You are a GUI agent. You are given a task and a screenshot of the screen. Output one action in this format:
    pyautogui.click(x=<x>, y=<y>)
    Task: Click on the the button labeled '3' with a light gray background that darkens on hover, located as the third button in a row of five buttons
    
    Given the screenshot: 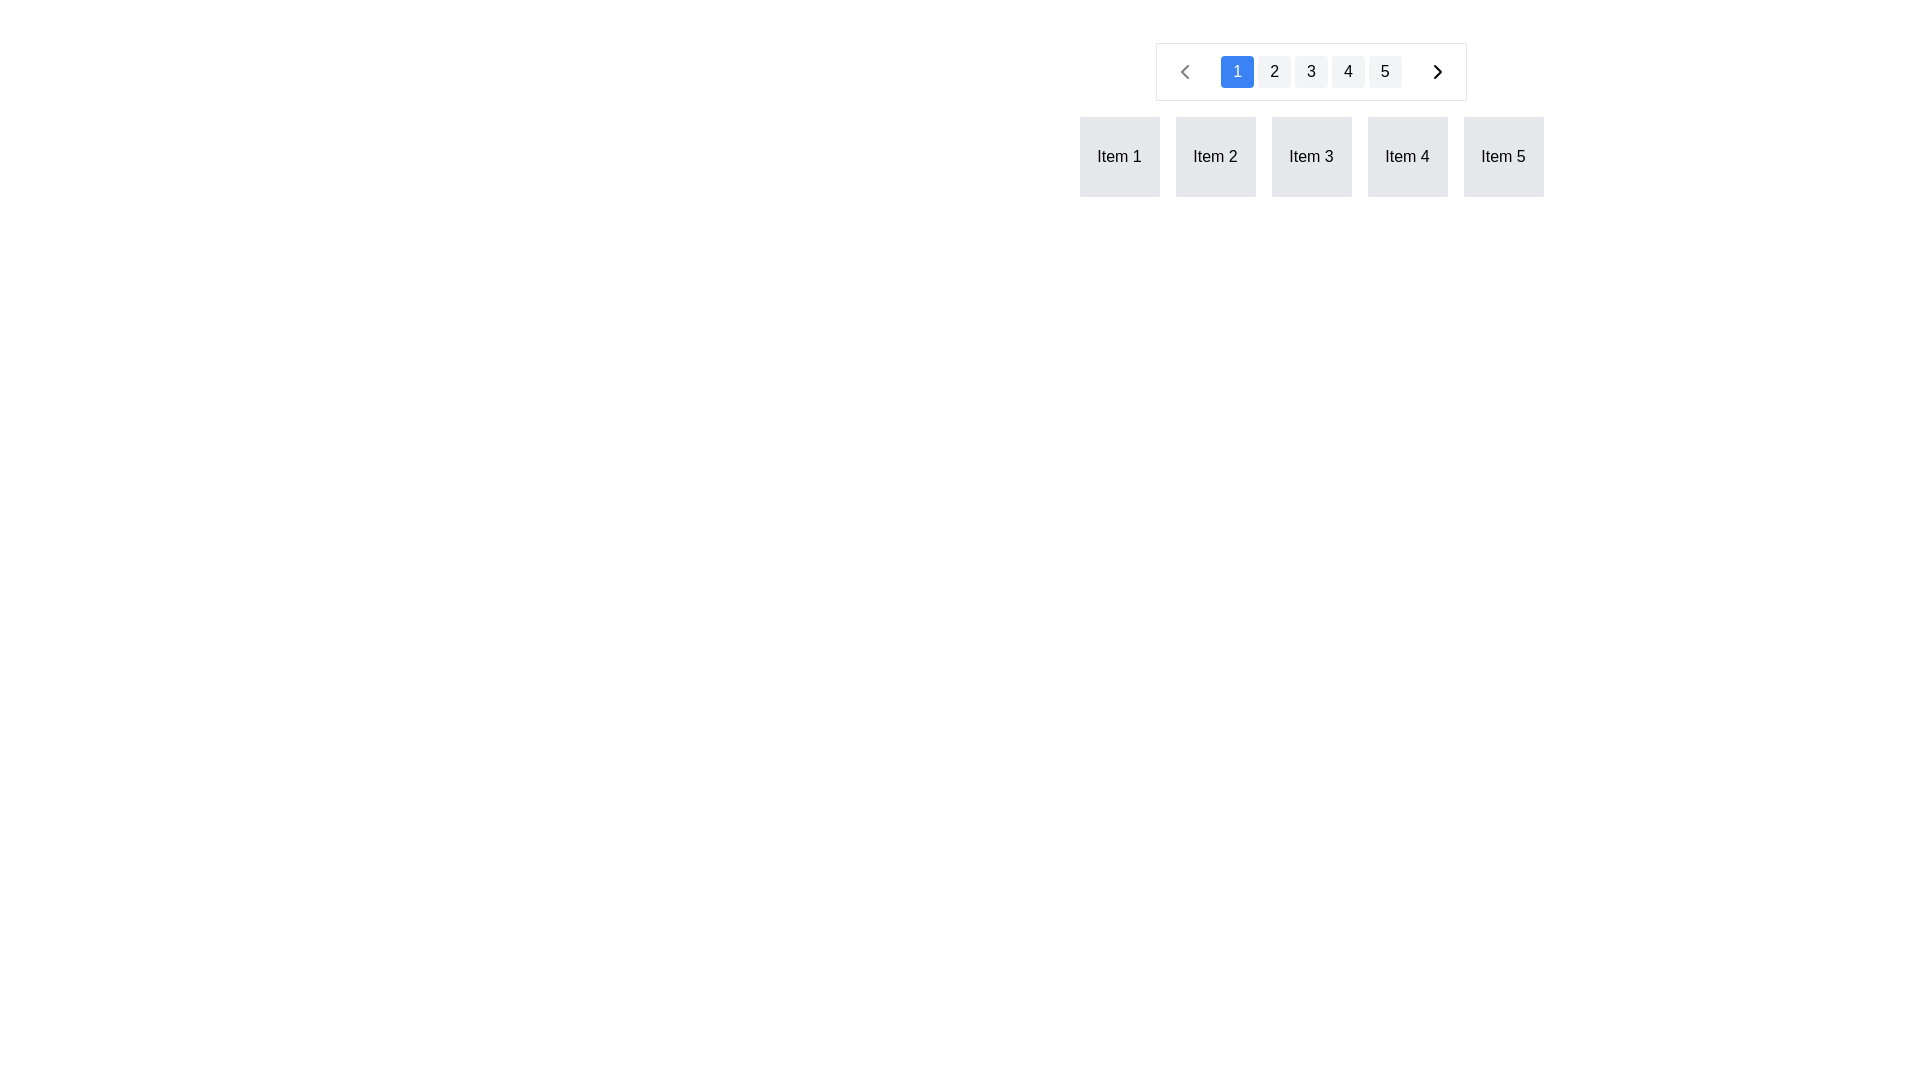 What is the action you would take?
    pyautogui.click(x=1311, y=71)
    